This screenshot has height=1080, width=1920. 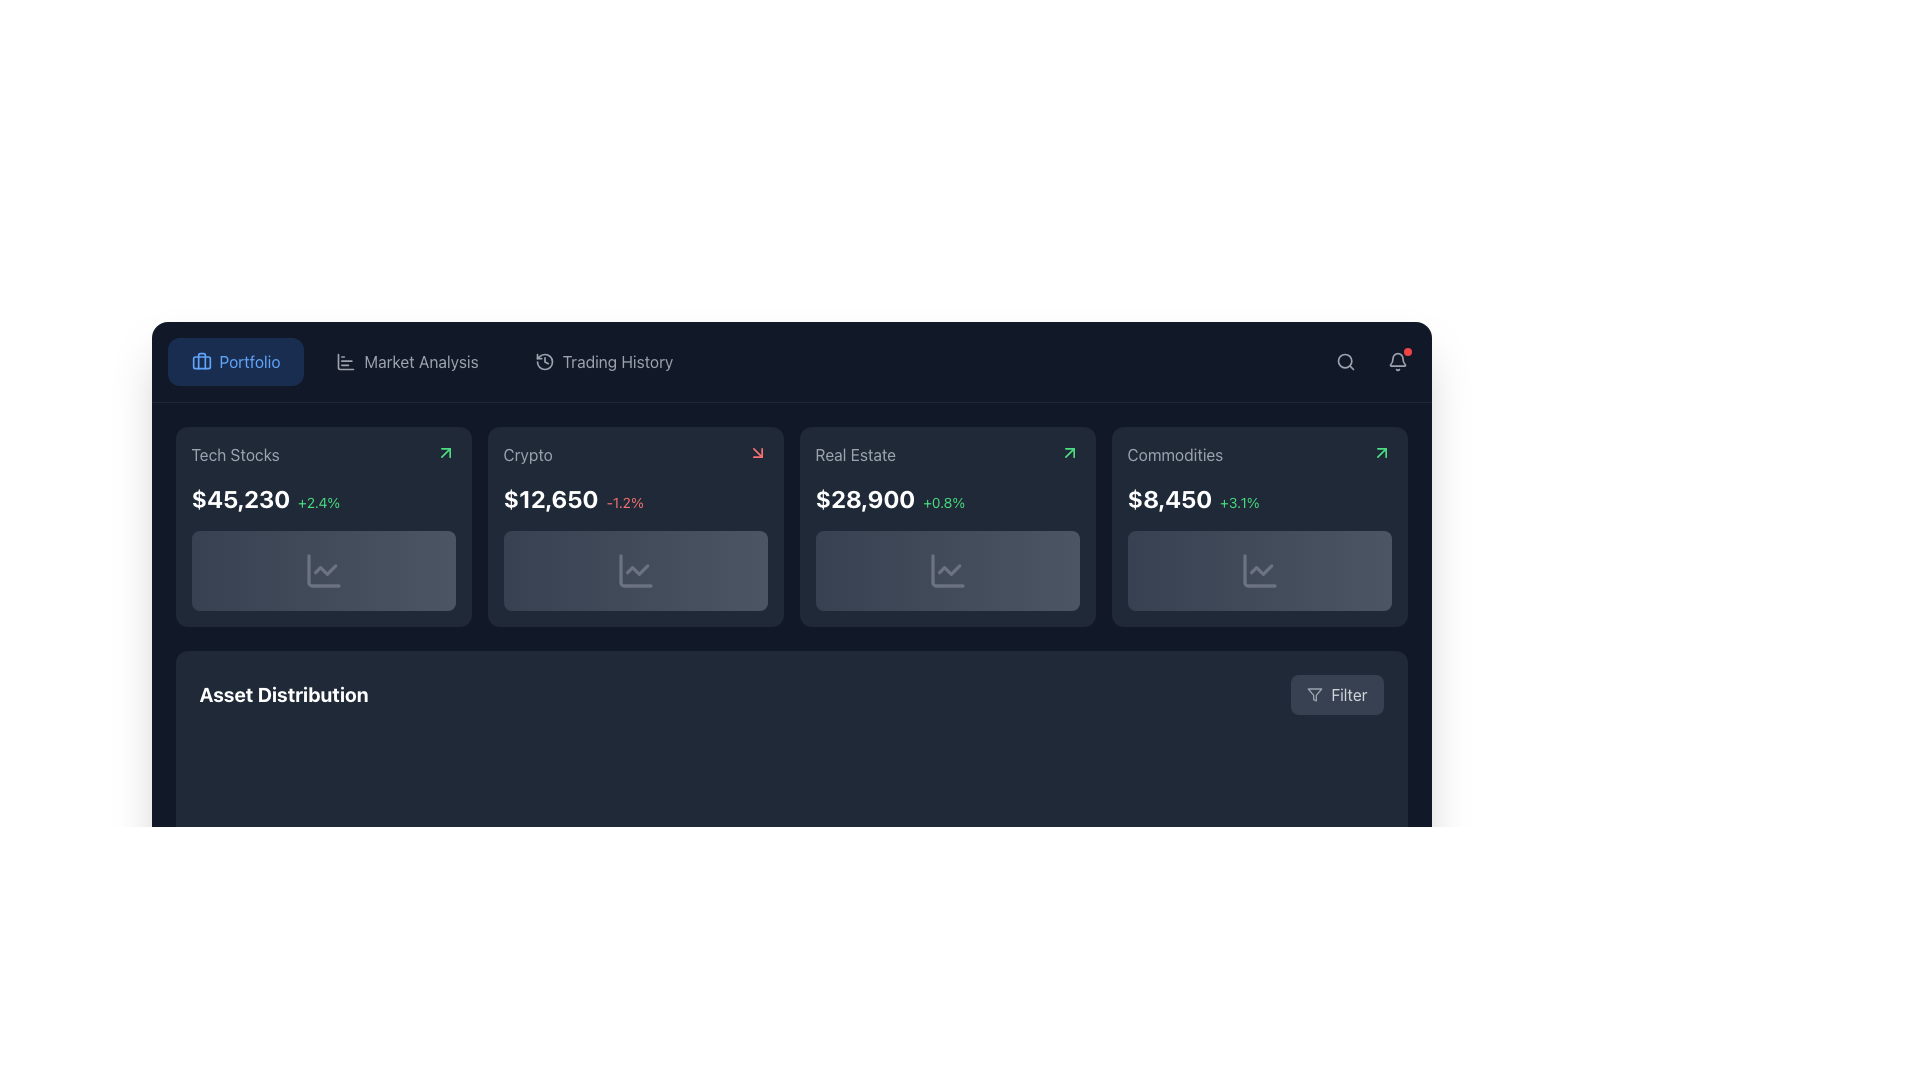 I want to click on the decorative icon representing 'Market Analysis' located to the left of the text in the top navigation bar, so click(x=346, y=362).